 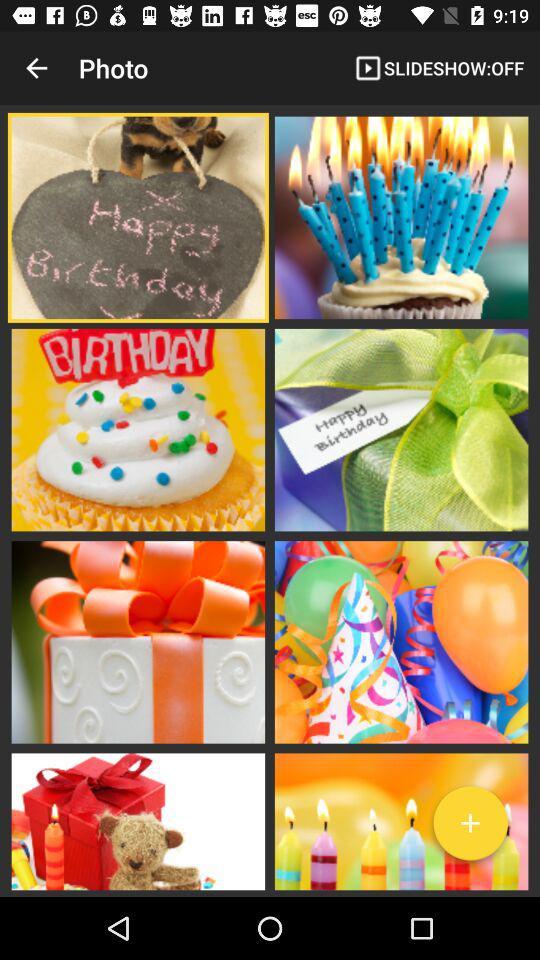 I want to click on second image in first row of the page, so click(x=401, y=218).